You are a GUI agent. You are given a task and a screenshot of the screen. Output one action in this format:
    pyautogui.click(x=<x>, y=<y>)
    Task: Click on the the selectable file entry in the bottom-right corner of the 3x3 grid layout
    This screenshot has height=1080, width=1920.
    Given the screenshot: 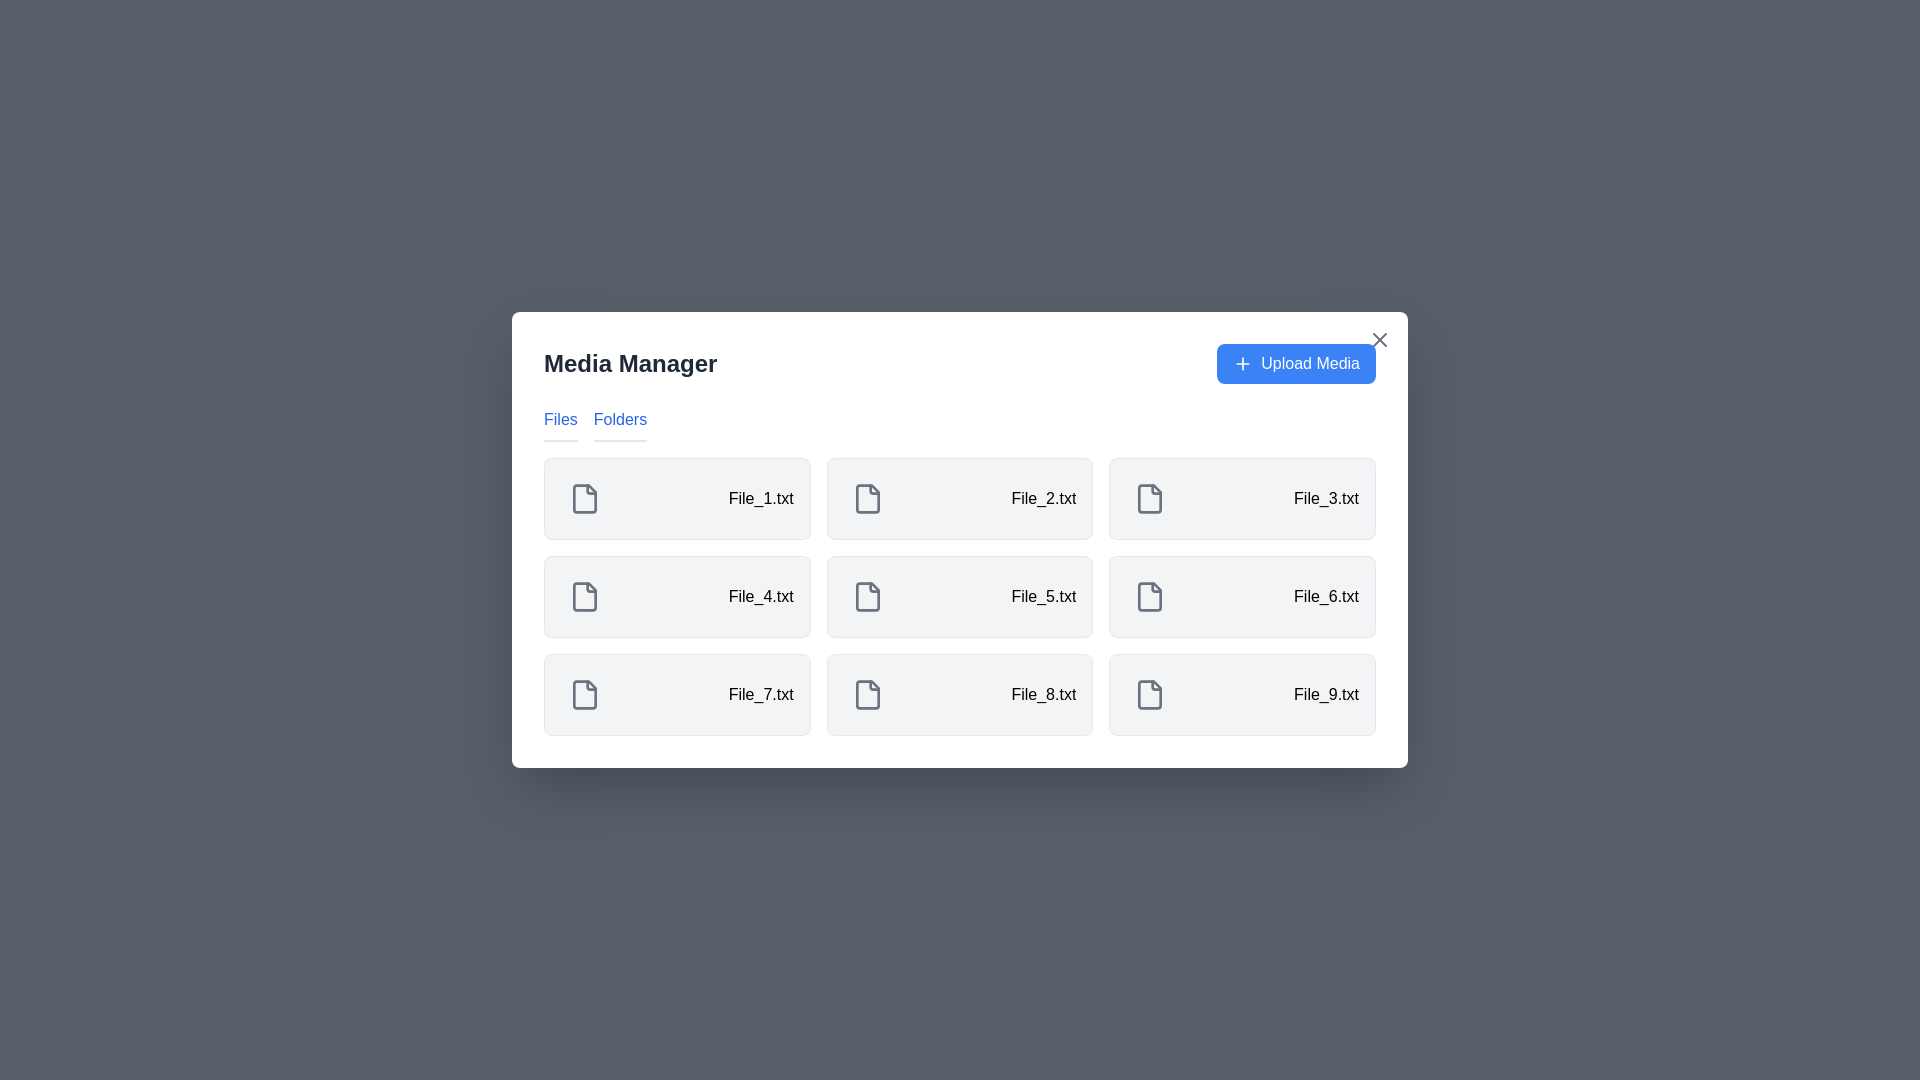 What is the action you would take?
    pyautogui.click(x=1241, y=693)
    